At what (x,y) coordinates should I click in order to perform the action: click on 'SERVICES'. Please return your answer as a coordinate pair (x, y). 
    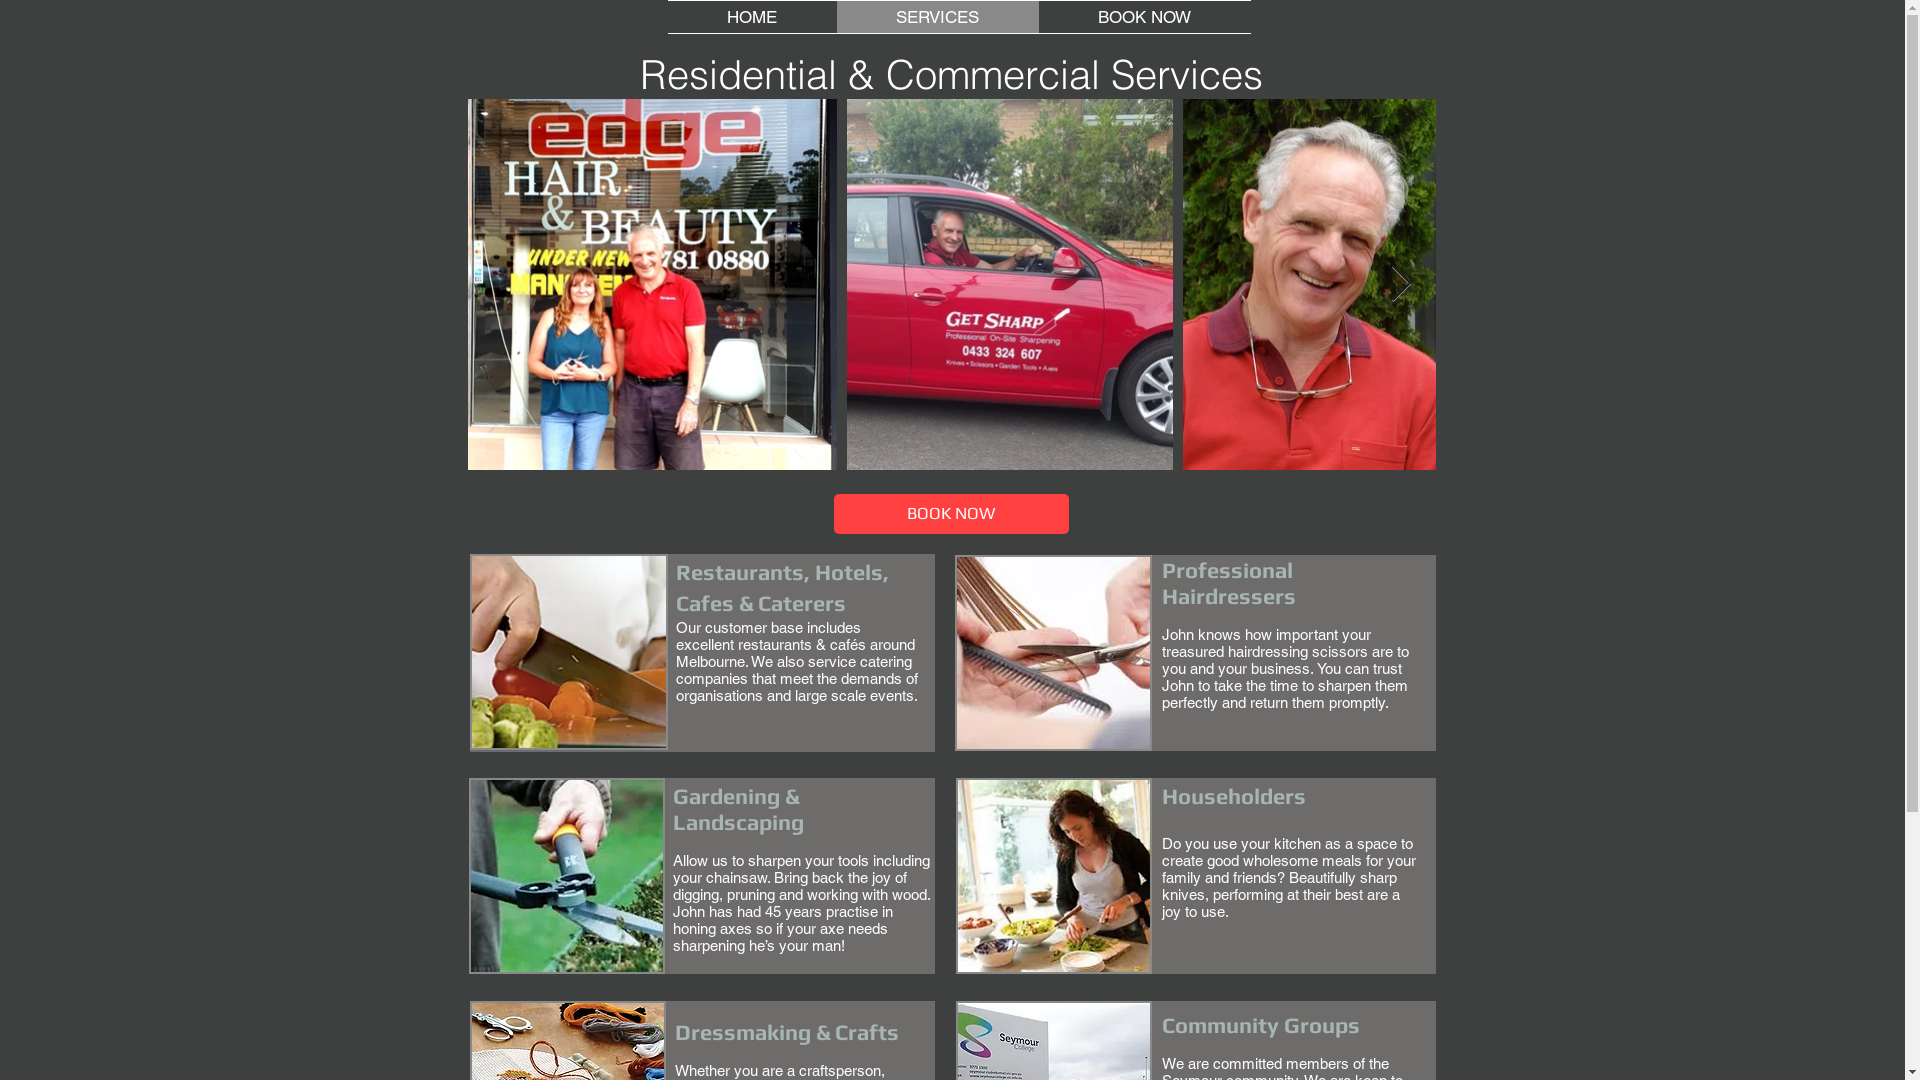
    Looking at the image, I should click on (935, 16).